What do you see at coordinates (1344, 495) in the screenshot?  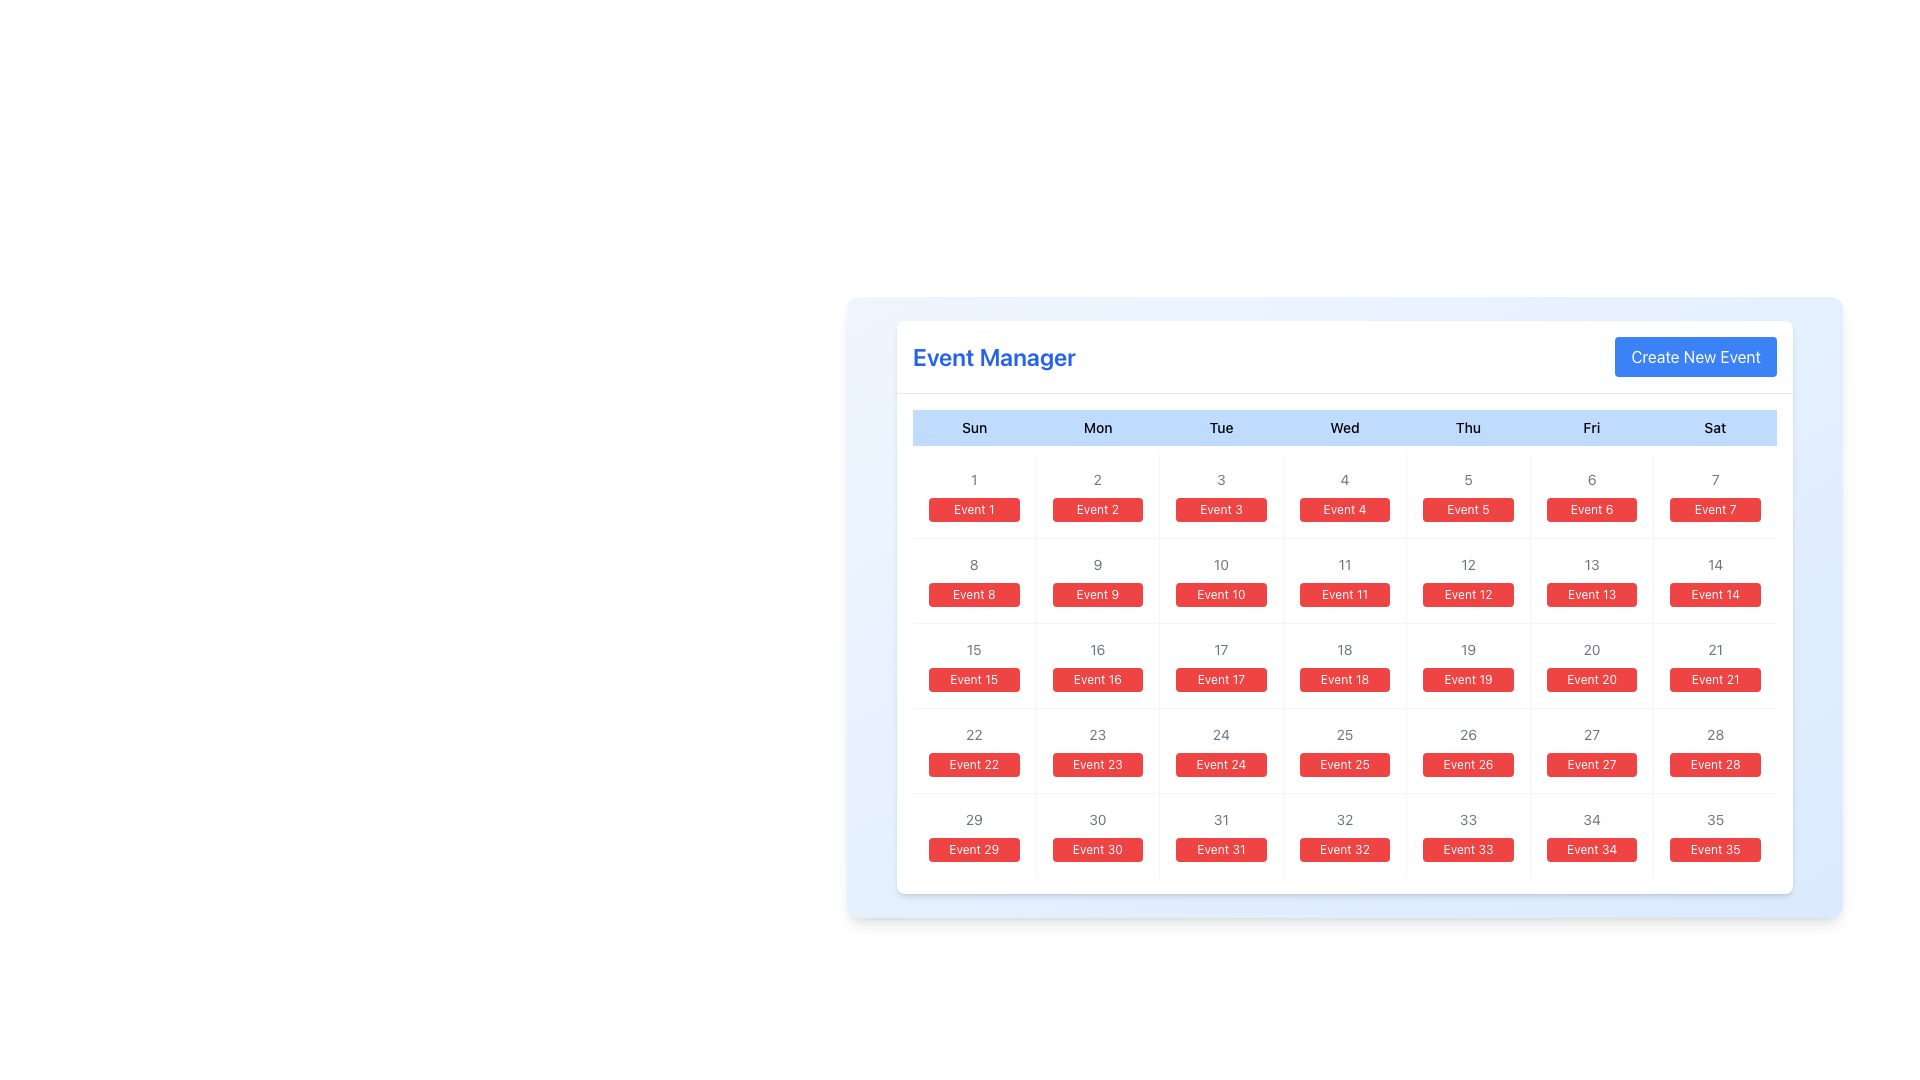 I see `the event button labeled 'Event 4' in the calendar view representing the fourth day under the 'Wed' header` at bounding box center [1344, 495].